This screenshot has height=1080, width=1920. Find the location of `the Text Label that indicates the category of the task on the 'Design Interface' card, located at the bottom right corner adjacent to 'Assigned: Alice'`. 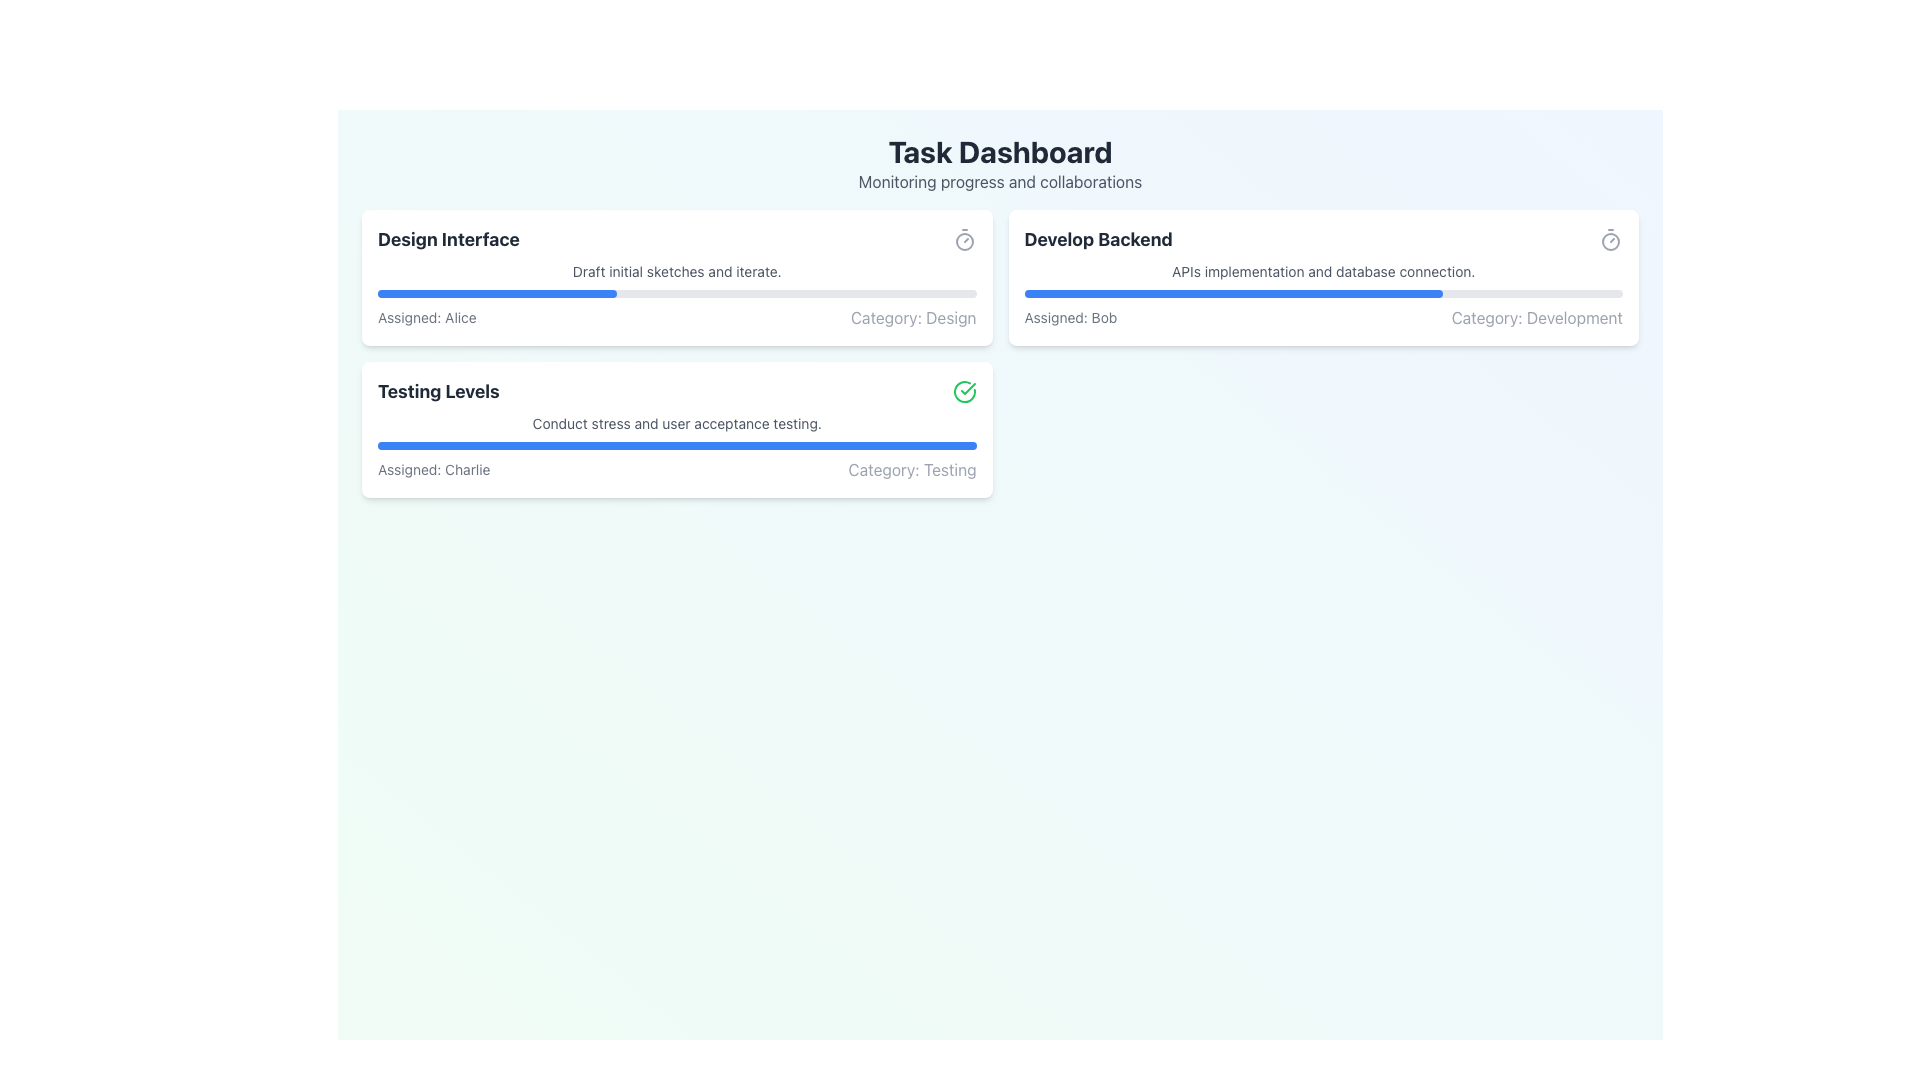

the Text Label that indicates the category of the task on the 'Design Interface' card, located at the bottom right corner adjacent to 'Assigned: Alice' is located at coordinates (912, 316).